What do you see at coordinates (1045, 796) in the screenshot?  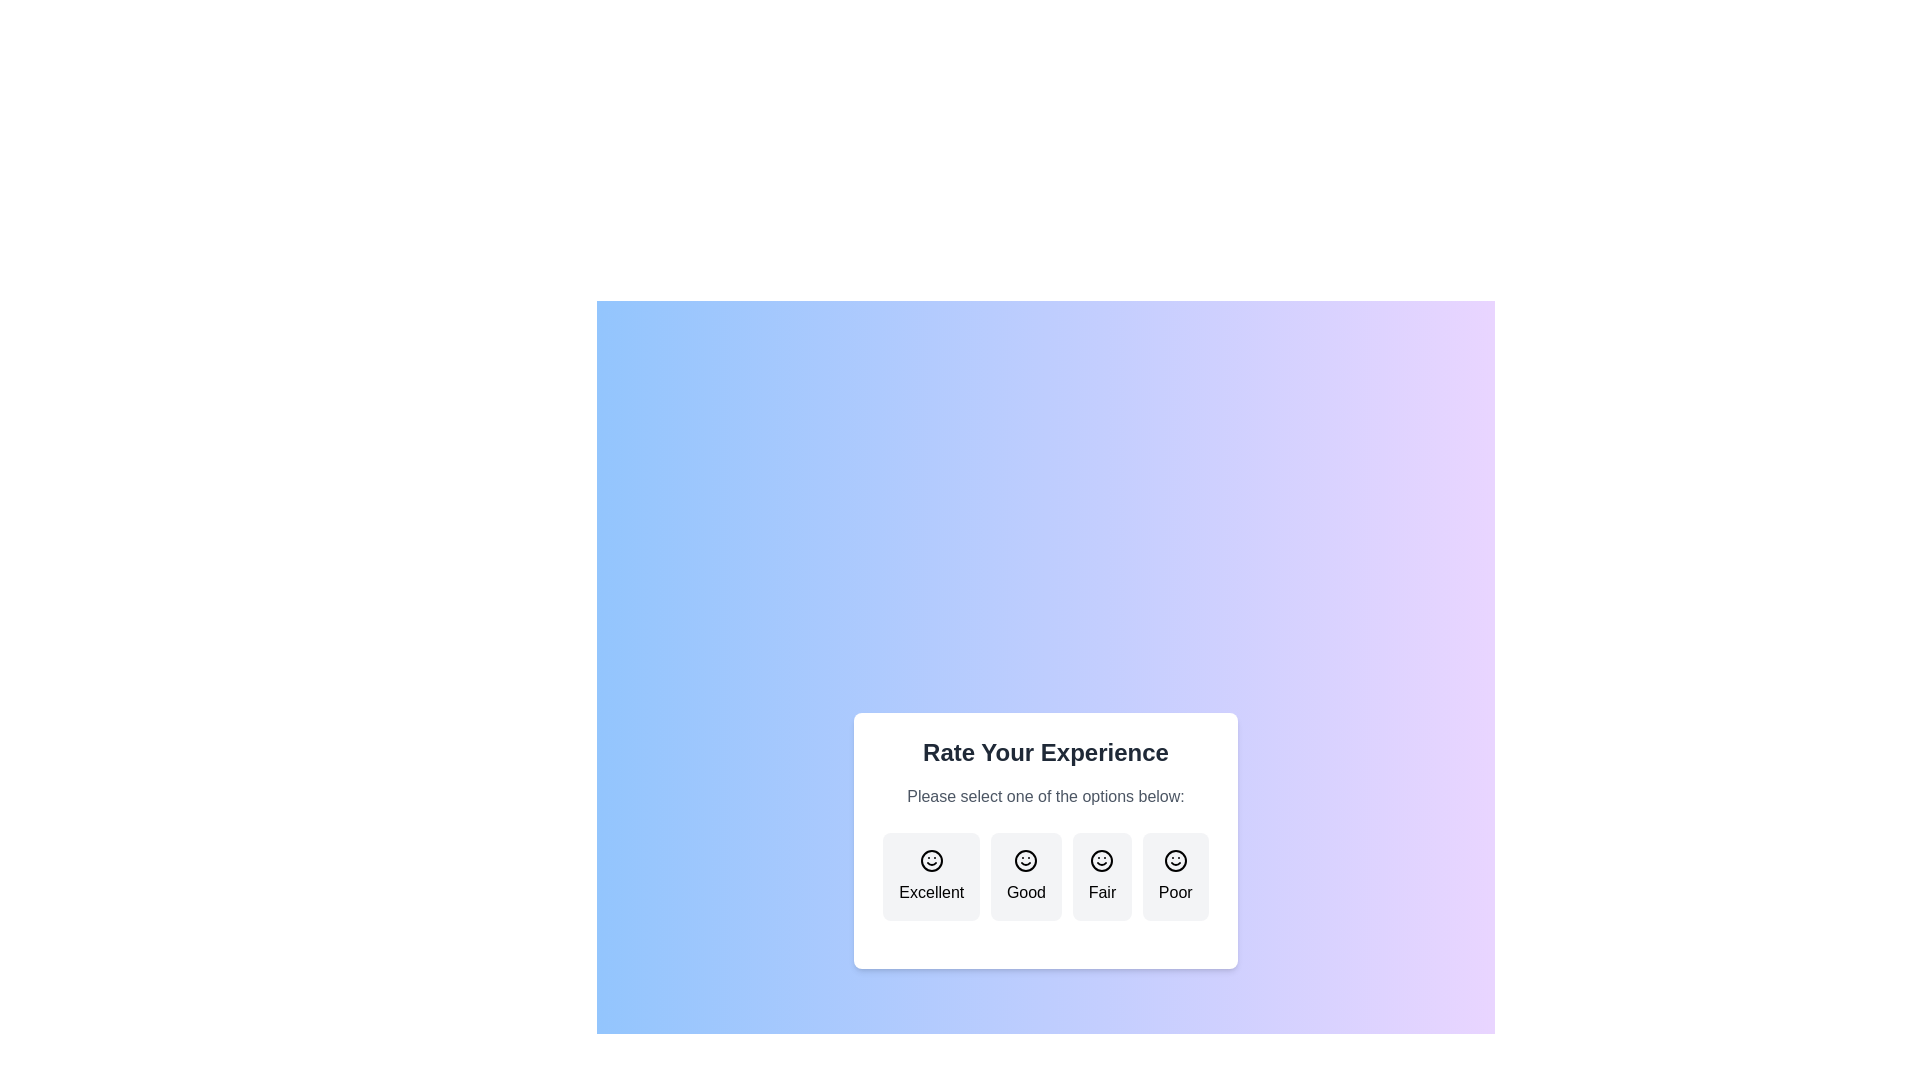 I see `the text label that reads 'Please select one of the options below:' which is located beneath the title 'Rate Your Experience' and above the option buttons` at bounding box center [1045, 796].